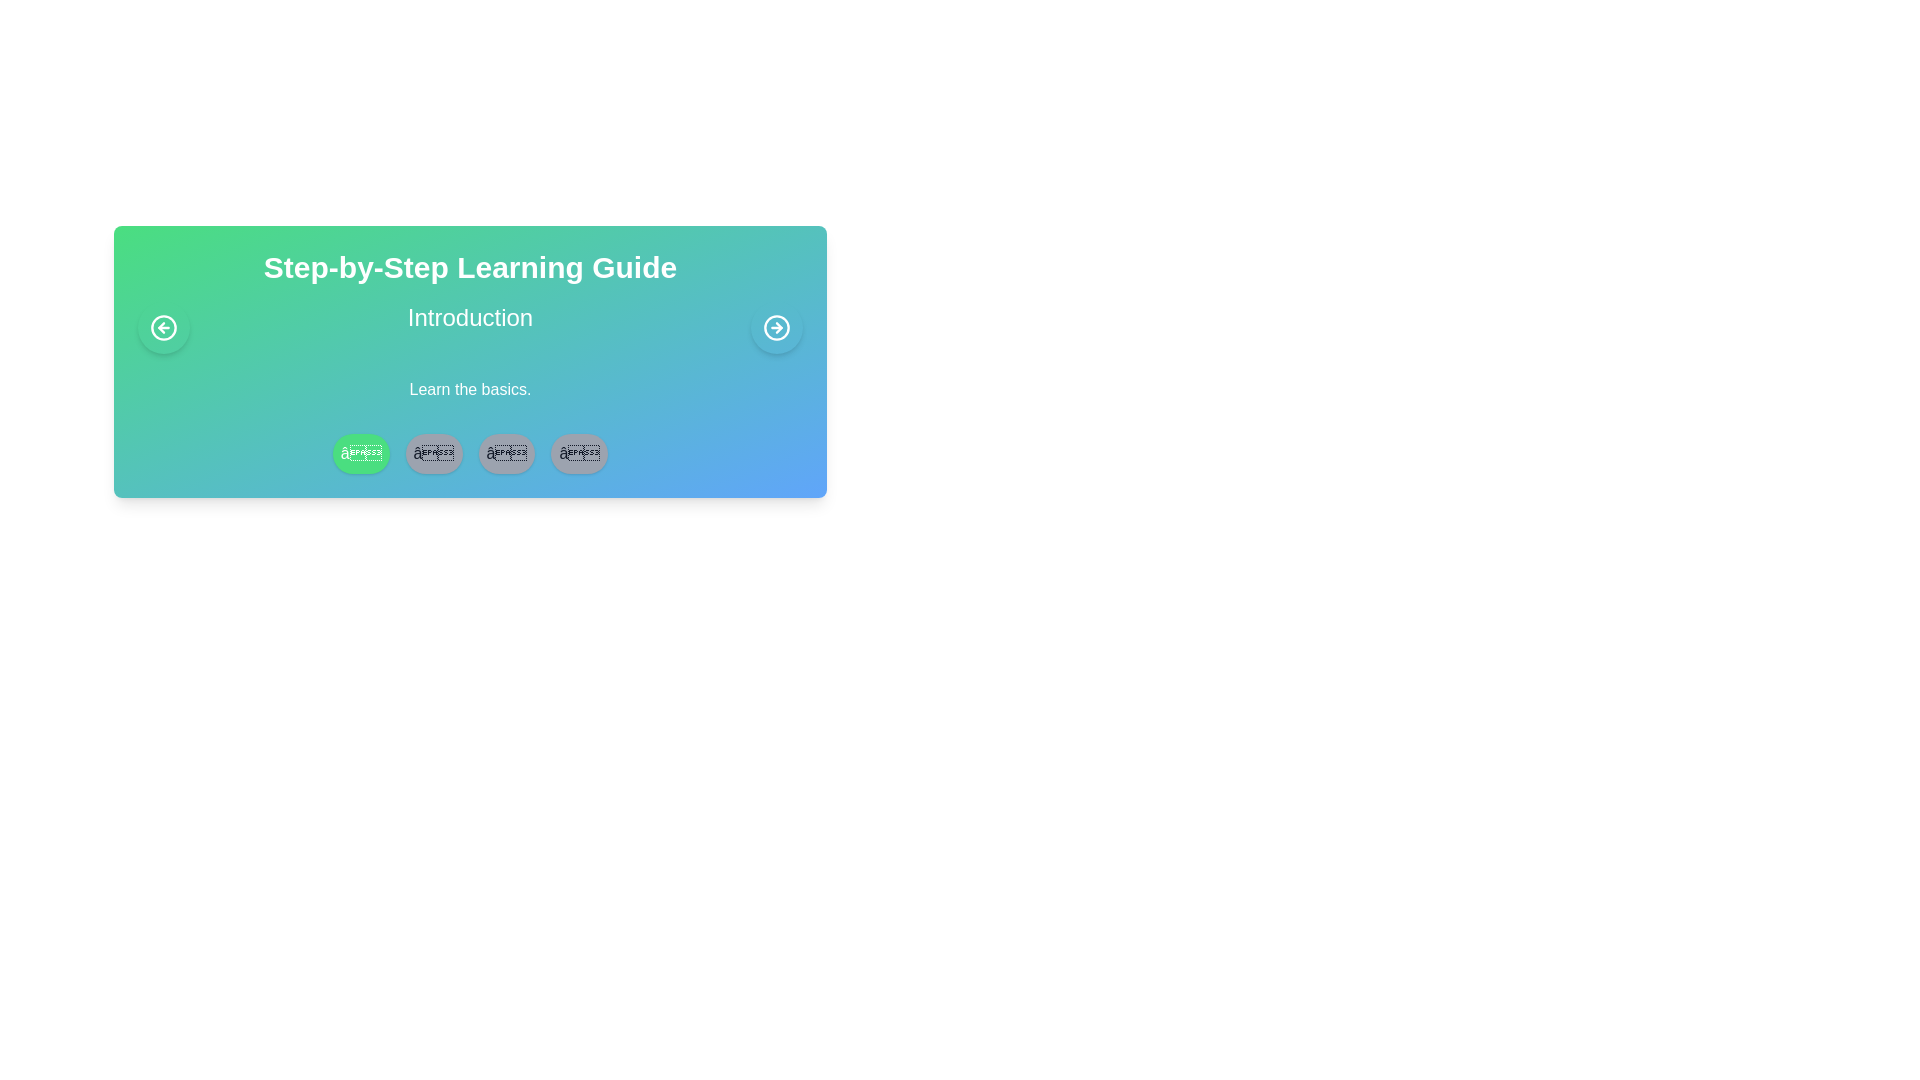  What do you see at coordinates (163, 326) in the screenshot?
I see `the decorative SVG circle located at the center of the icon on the top-left corner of the card` at bounding box center [163, 326].